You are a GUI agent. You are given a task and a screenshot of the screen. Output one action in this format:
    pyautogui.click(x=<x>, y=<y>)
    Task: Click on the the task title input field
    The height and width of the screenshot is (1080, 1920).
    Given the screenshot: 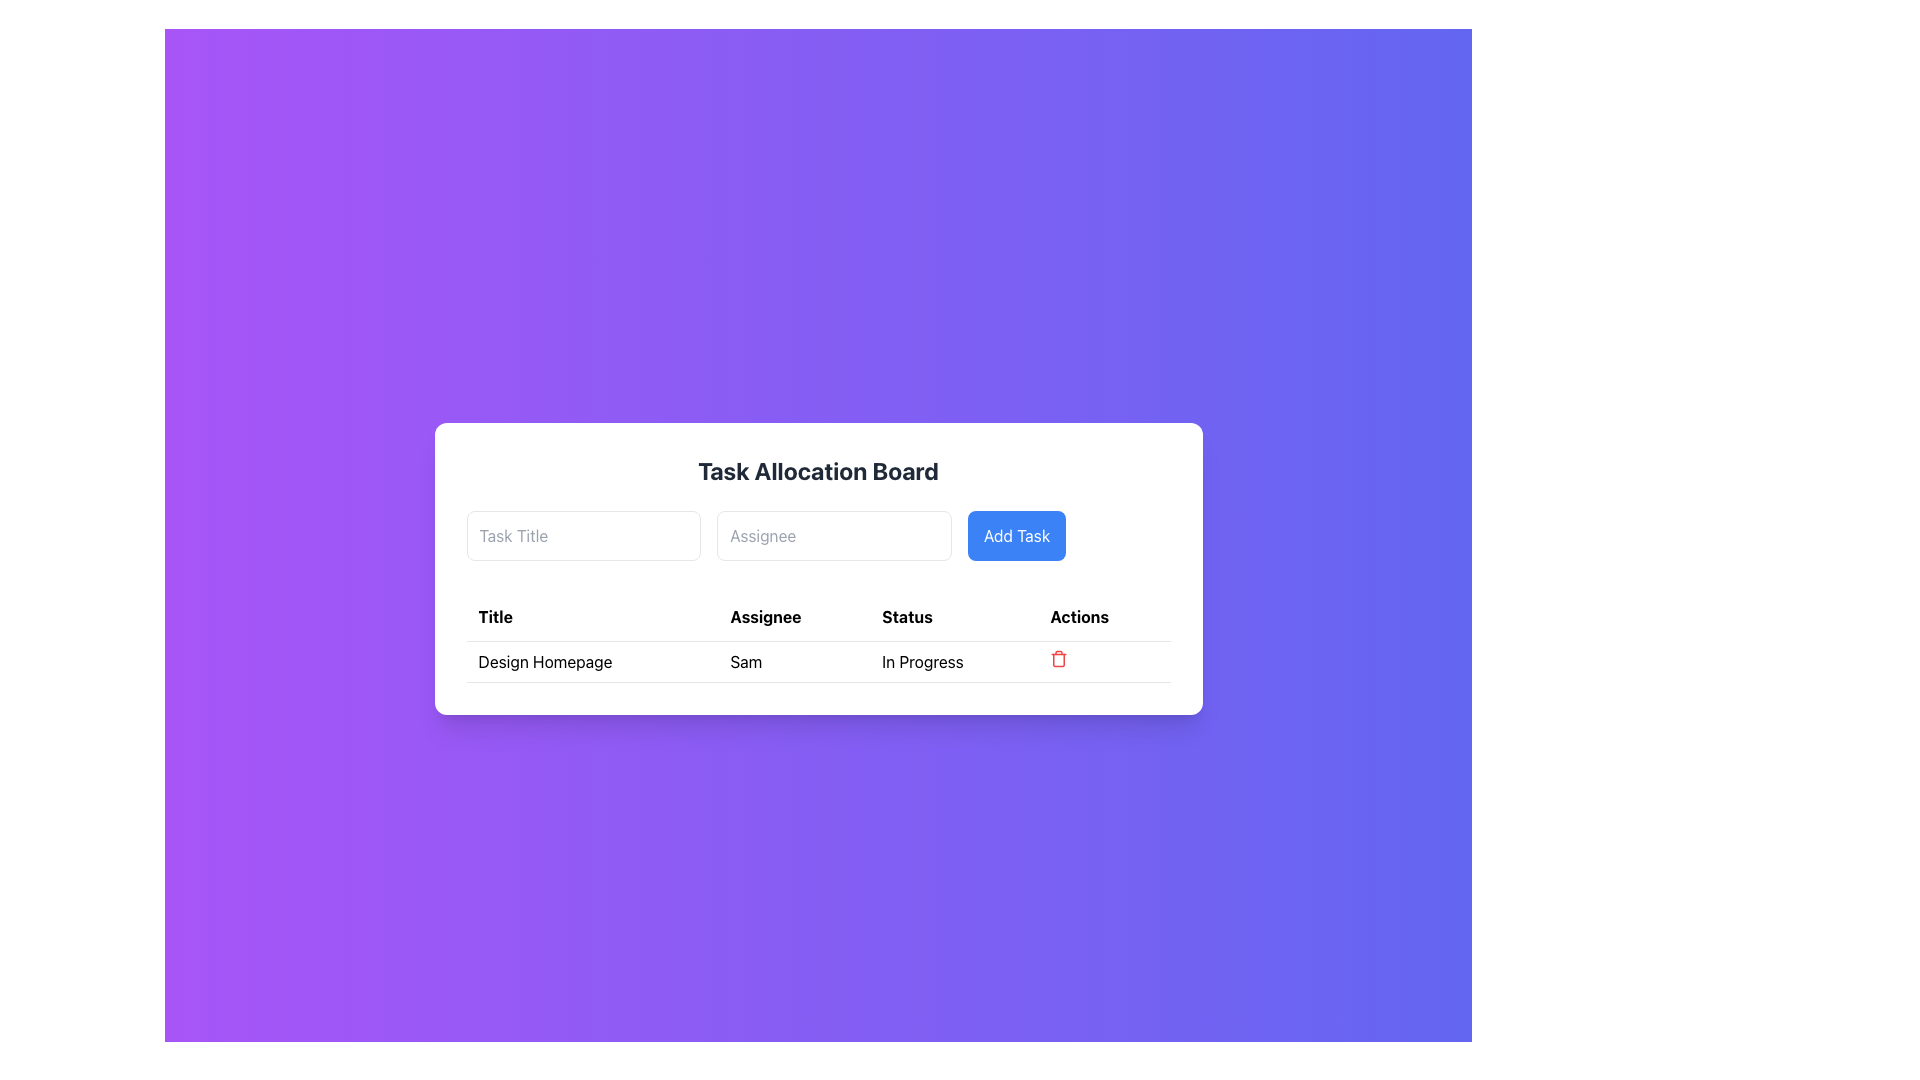 What is the action you would take?
    pyautogui.click(x=582, y=535)
    